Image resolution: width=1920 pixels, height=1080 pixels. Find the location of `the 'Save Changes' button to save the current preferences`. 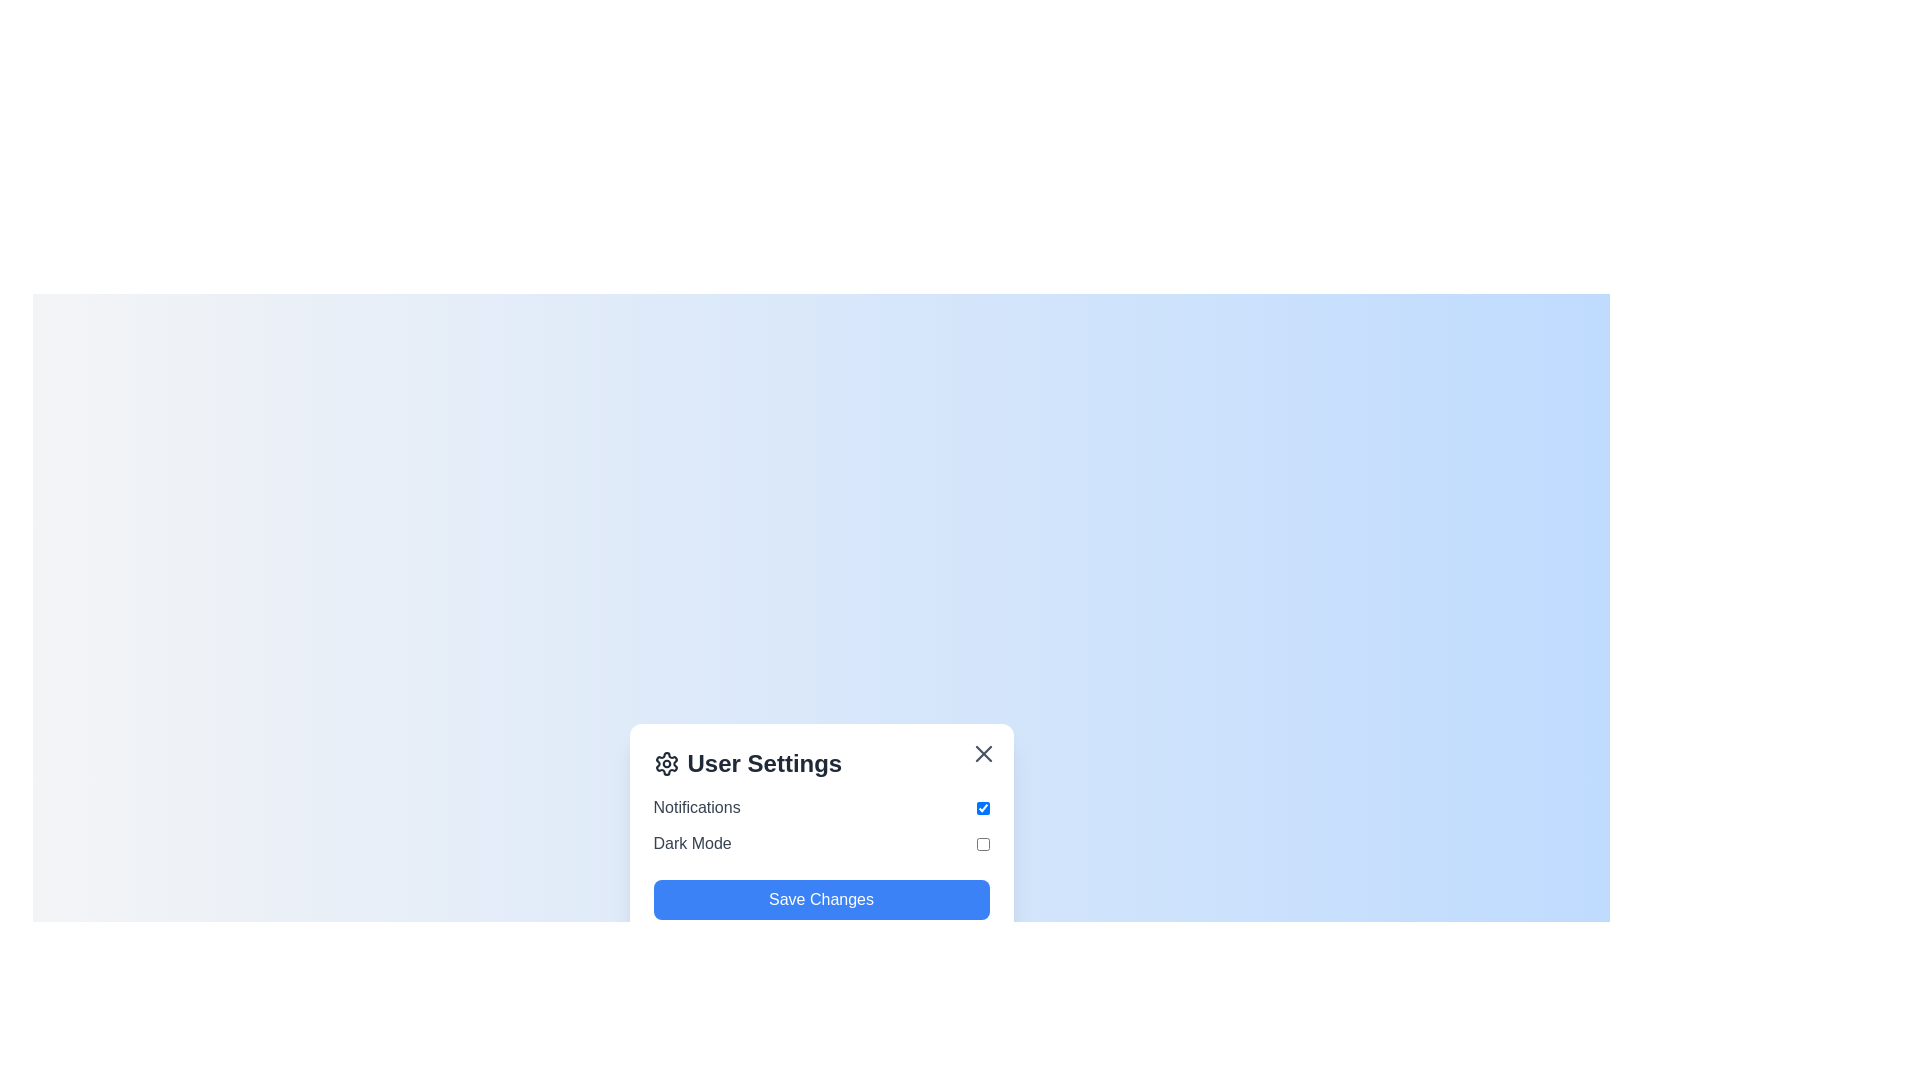

the 'Save Changes' button to save the current preferences is located at coordinates (821, 898).